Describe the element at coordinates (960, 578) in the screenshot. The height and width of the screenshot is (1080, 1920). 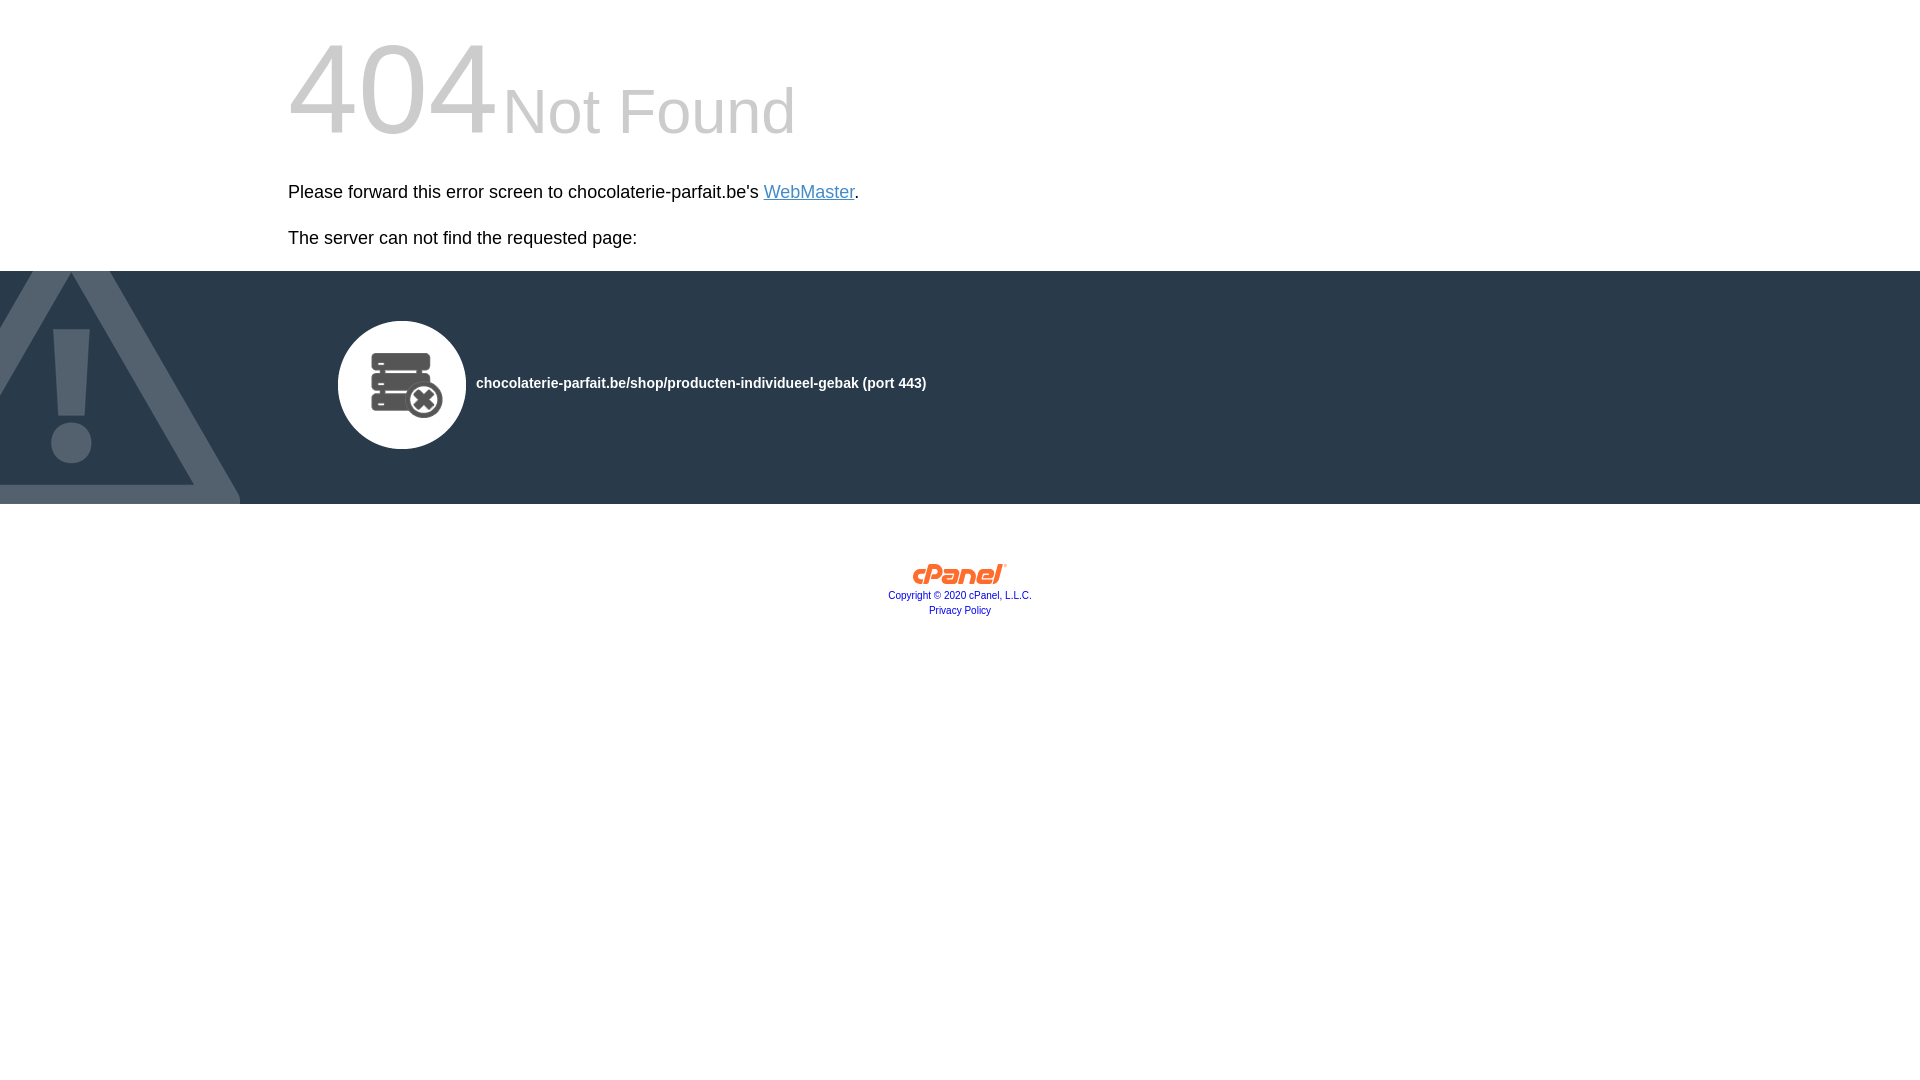
I see `'cPanel, Inc.'` at that location.